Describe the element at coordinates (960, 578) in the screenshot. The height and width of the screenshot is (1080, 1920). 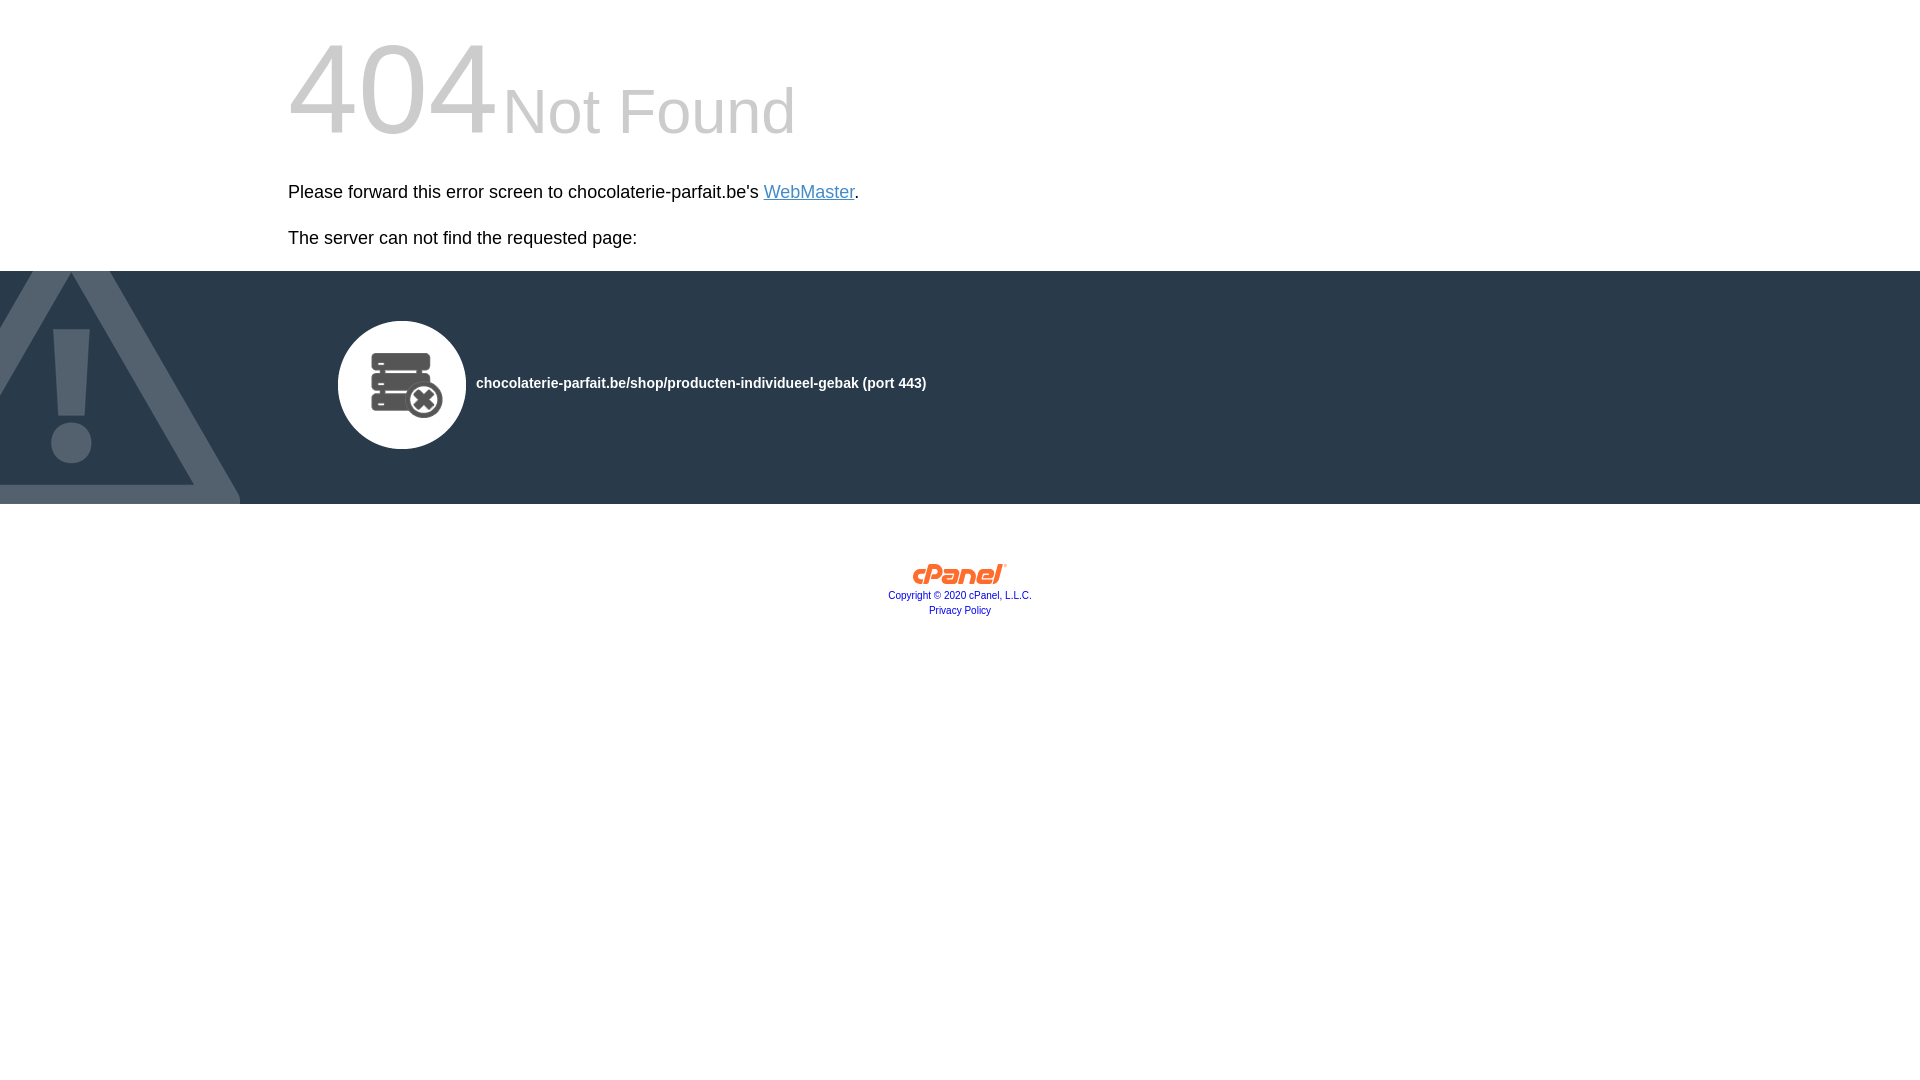
I see `'cPanel, Inc.'` at that location.